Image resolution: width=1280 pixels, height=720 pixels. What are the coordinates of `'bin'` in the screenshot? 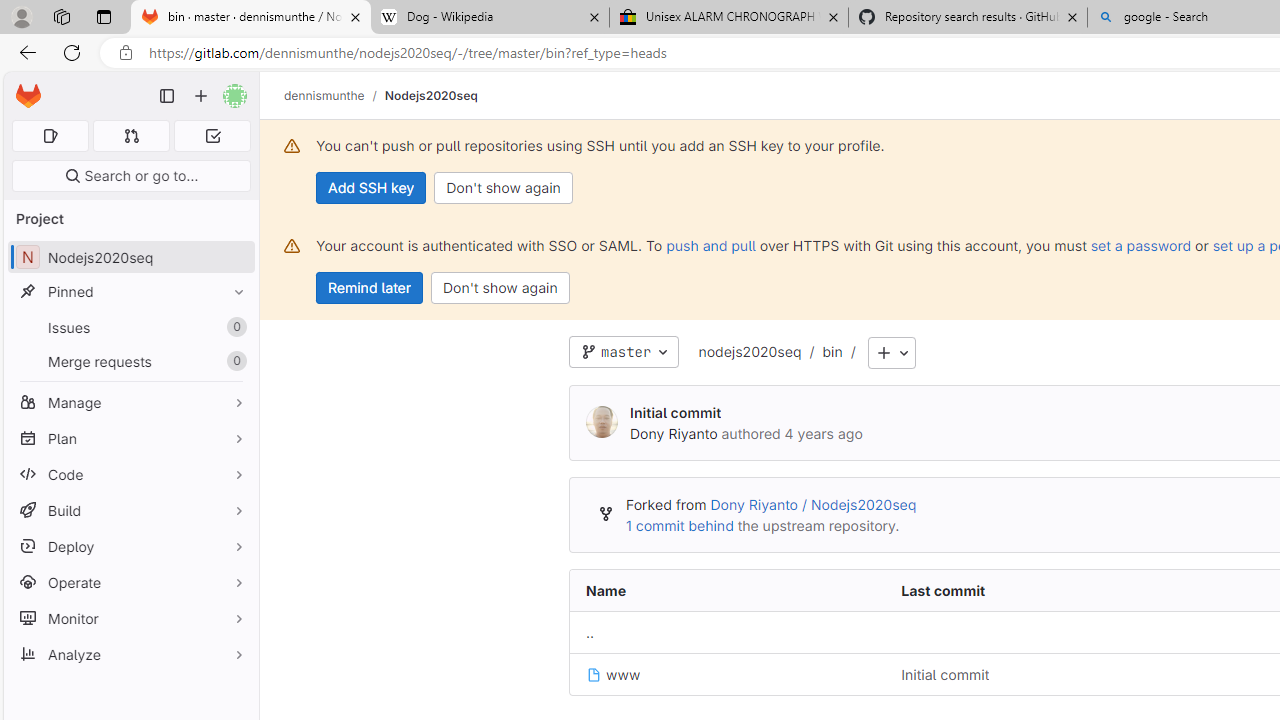 It's located at (832, 350).